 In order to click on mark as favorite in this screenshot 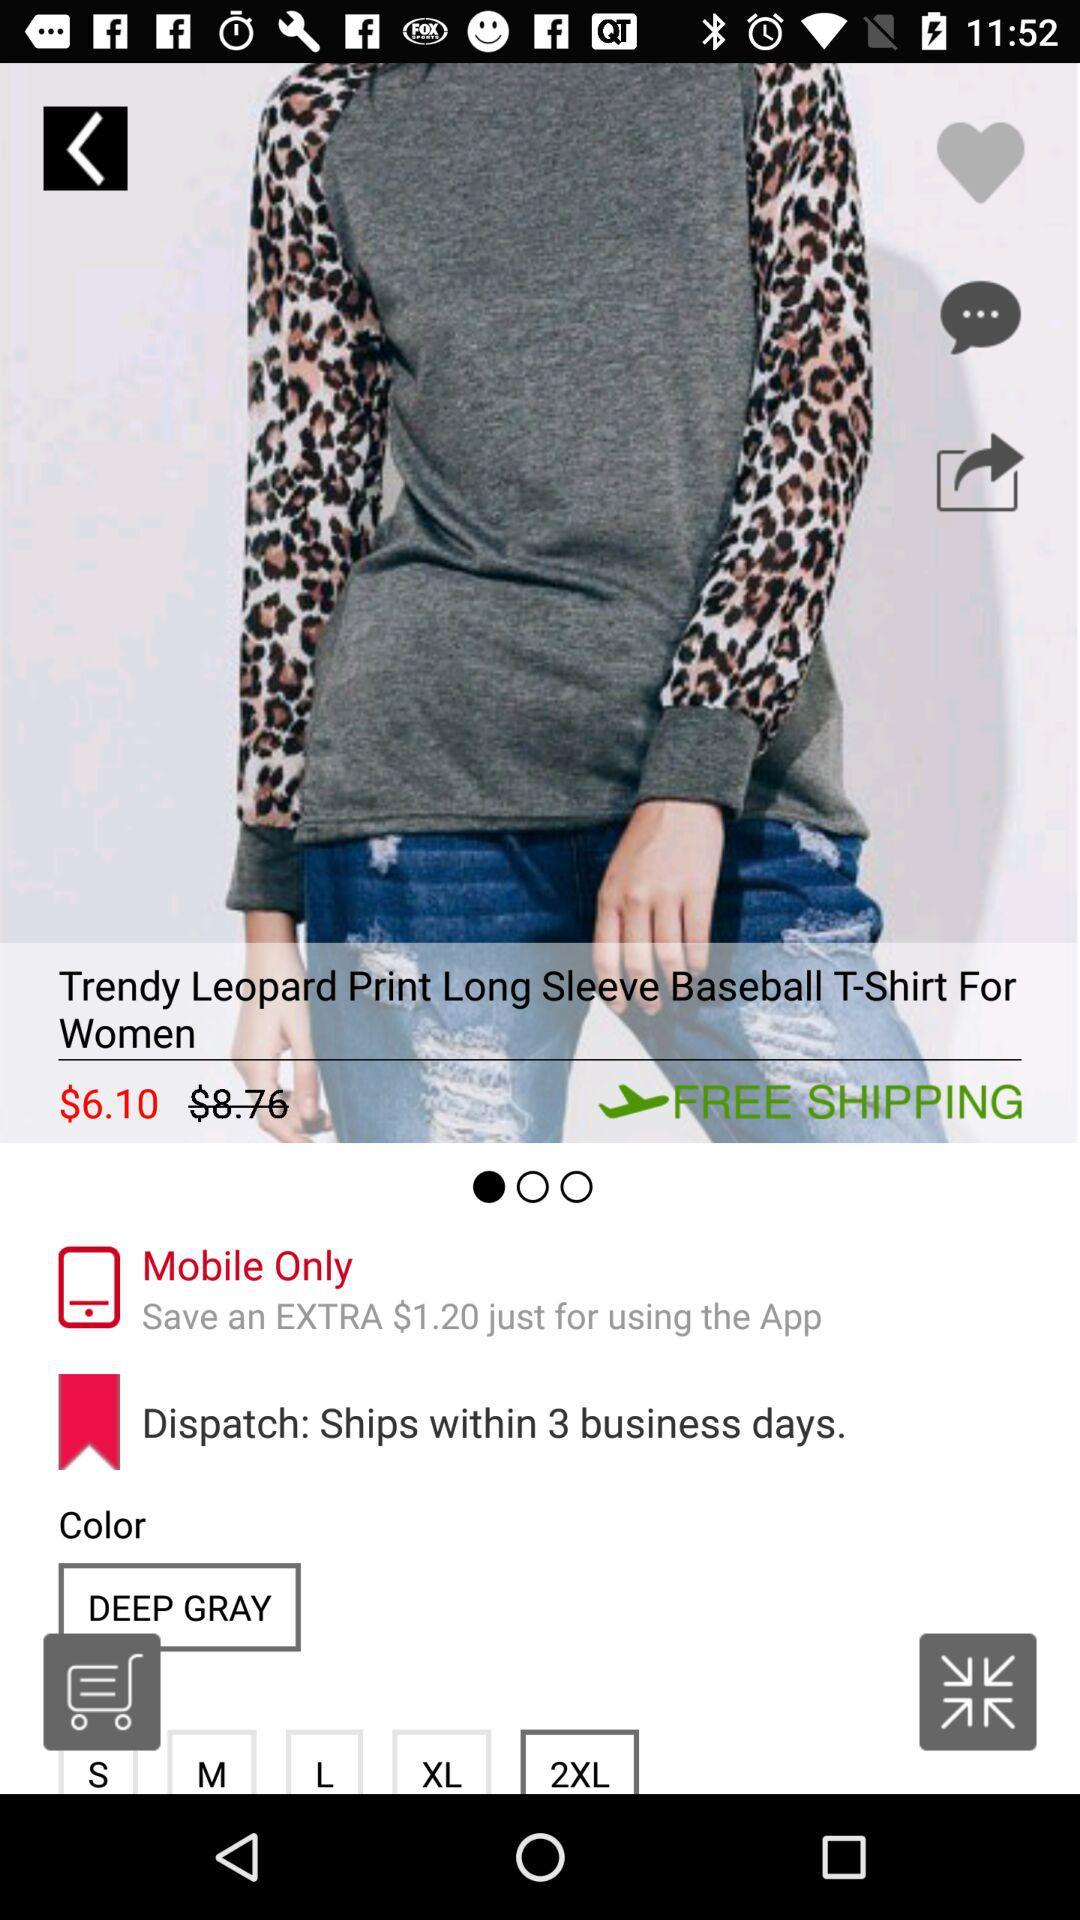, I will do `click(979, 162)`.